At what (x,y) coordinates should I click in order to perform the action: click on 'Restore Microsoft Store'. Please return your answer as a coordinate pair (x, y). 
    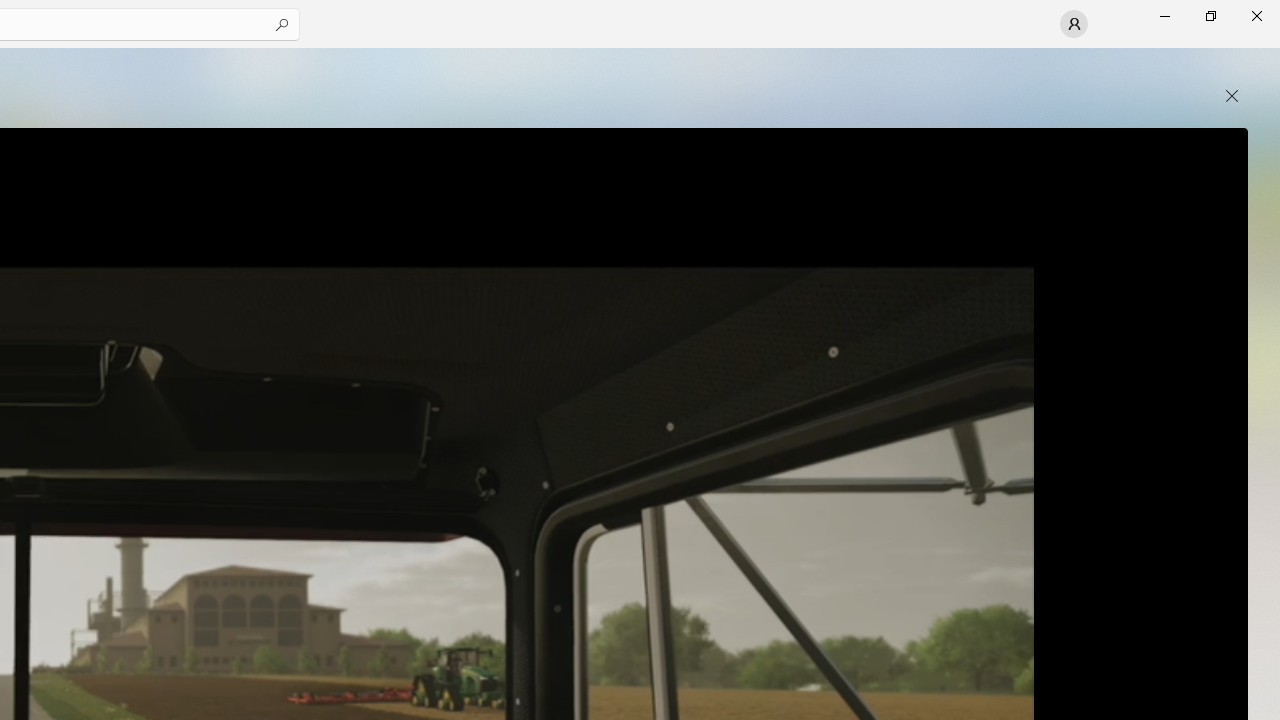
    Looking at the image, I should click on (1209, 15).